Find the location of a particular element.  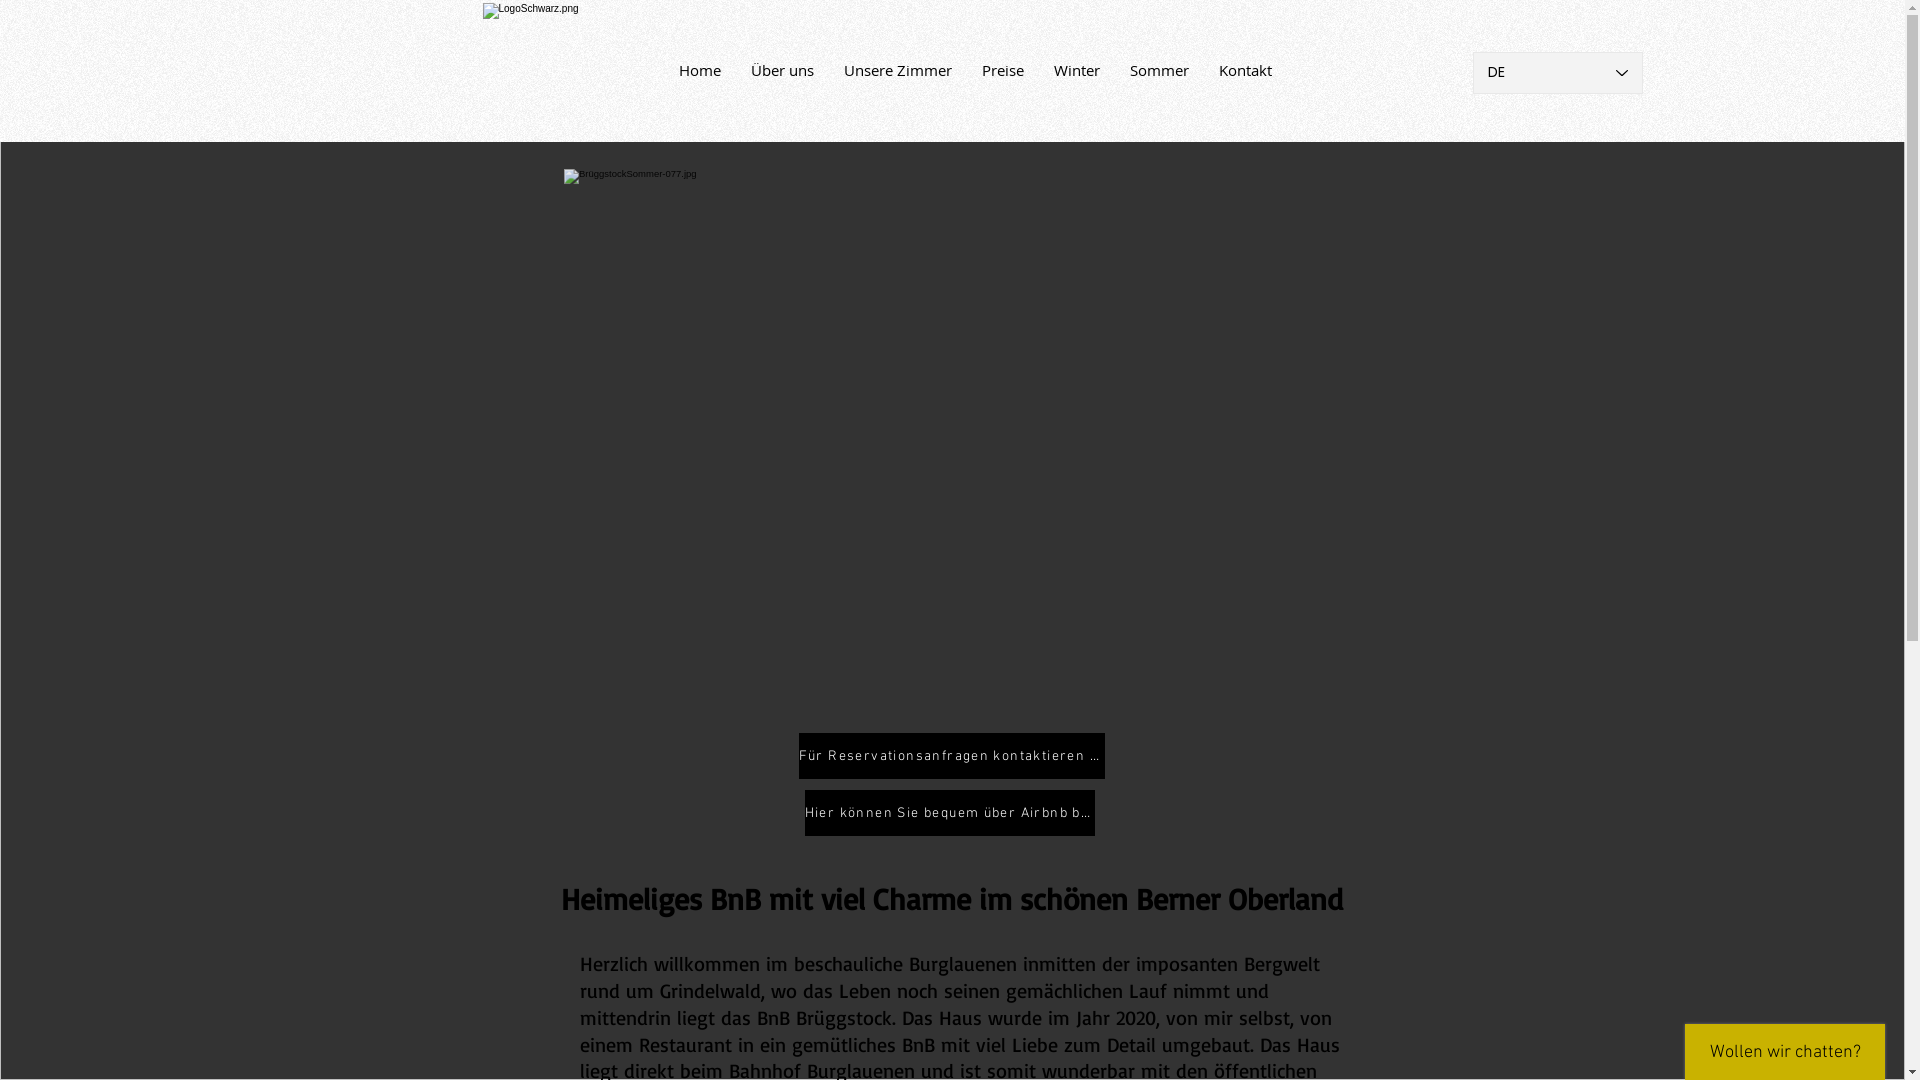

'Kontakt' is located at coordinates (1244, 68).